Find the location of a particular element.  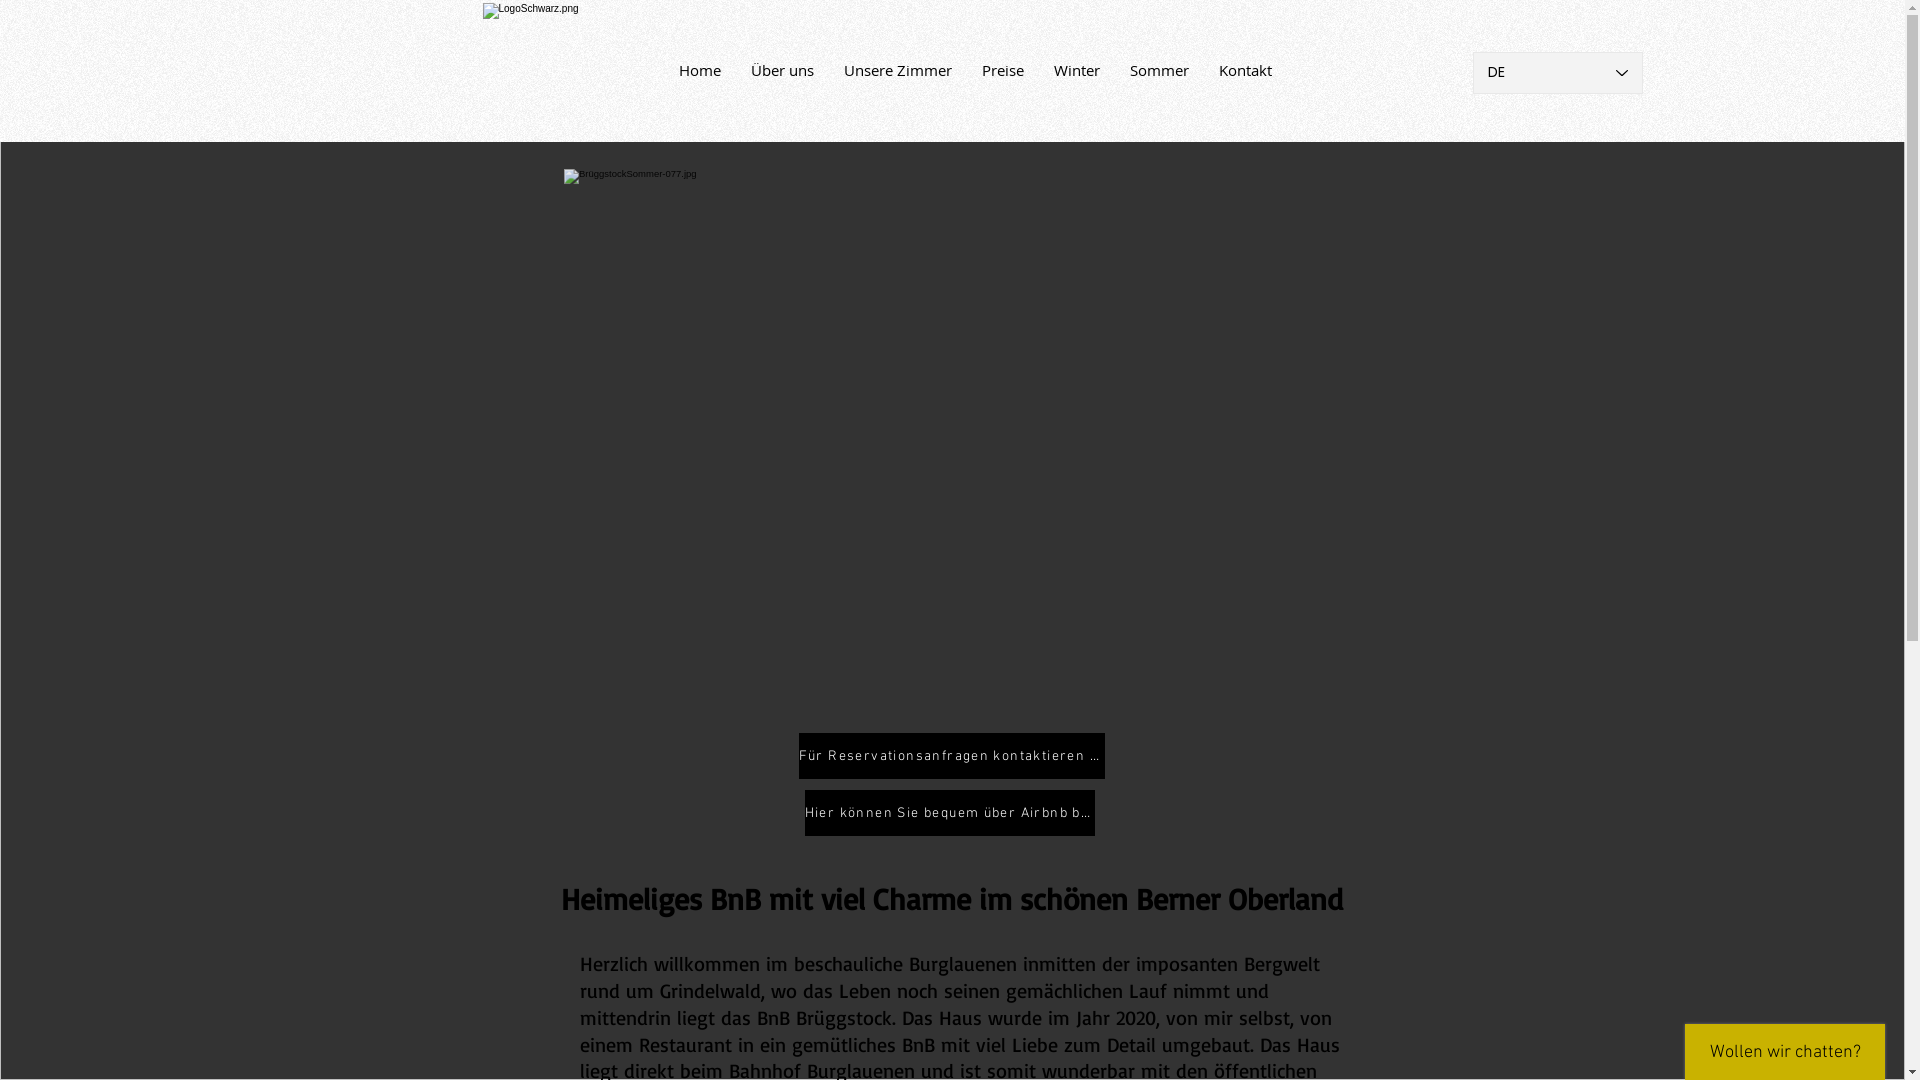

'Kontakt' is located at coordinates (1244, 68).